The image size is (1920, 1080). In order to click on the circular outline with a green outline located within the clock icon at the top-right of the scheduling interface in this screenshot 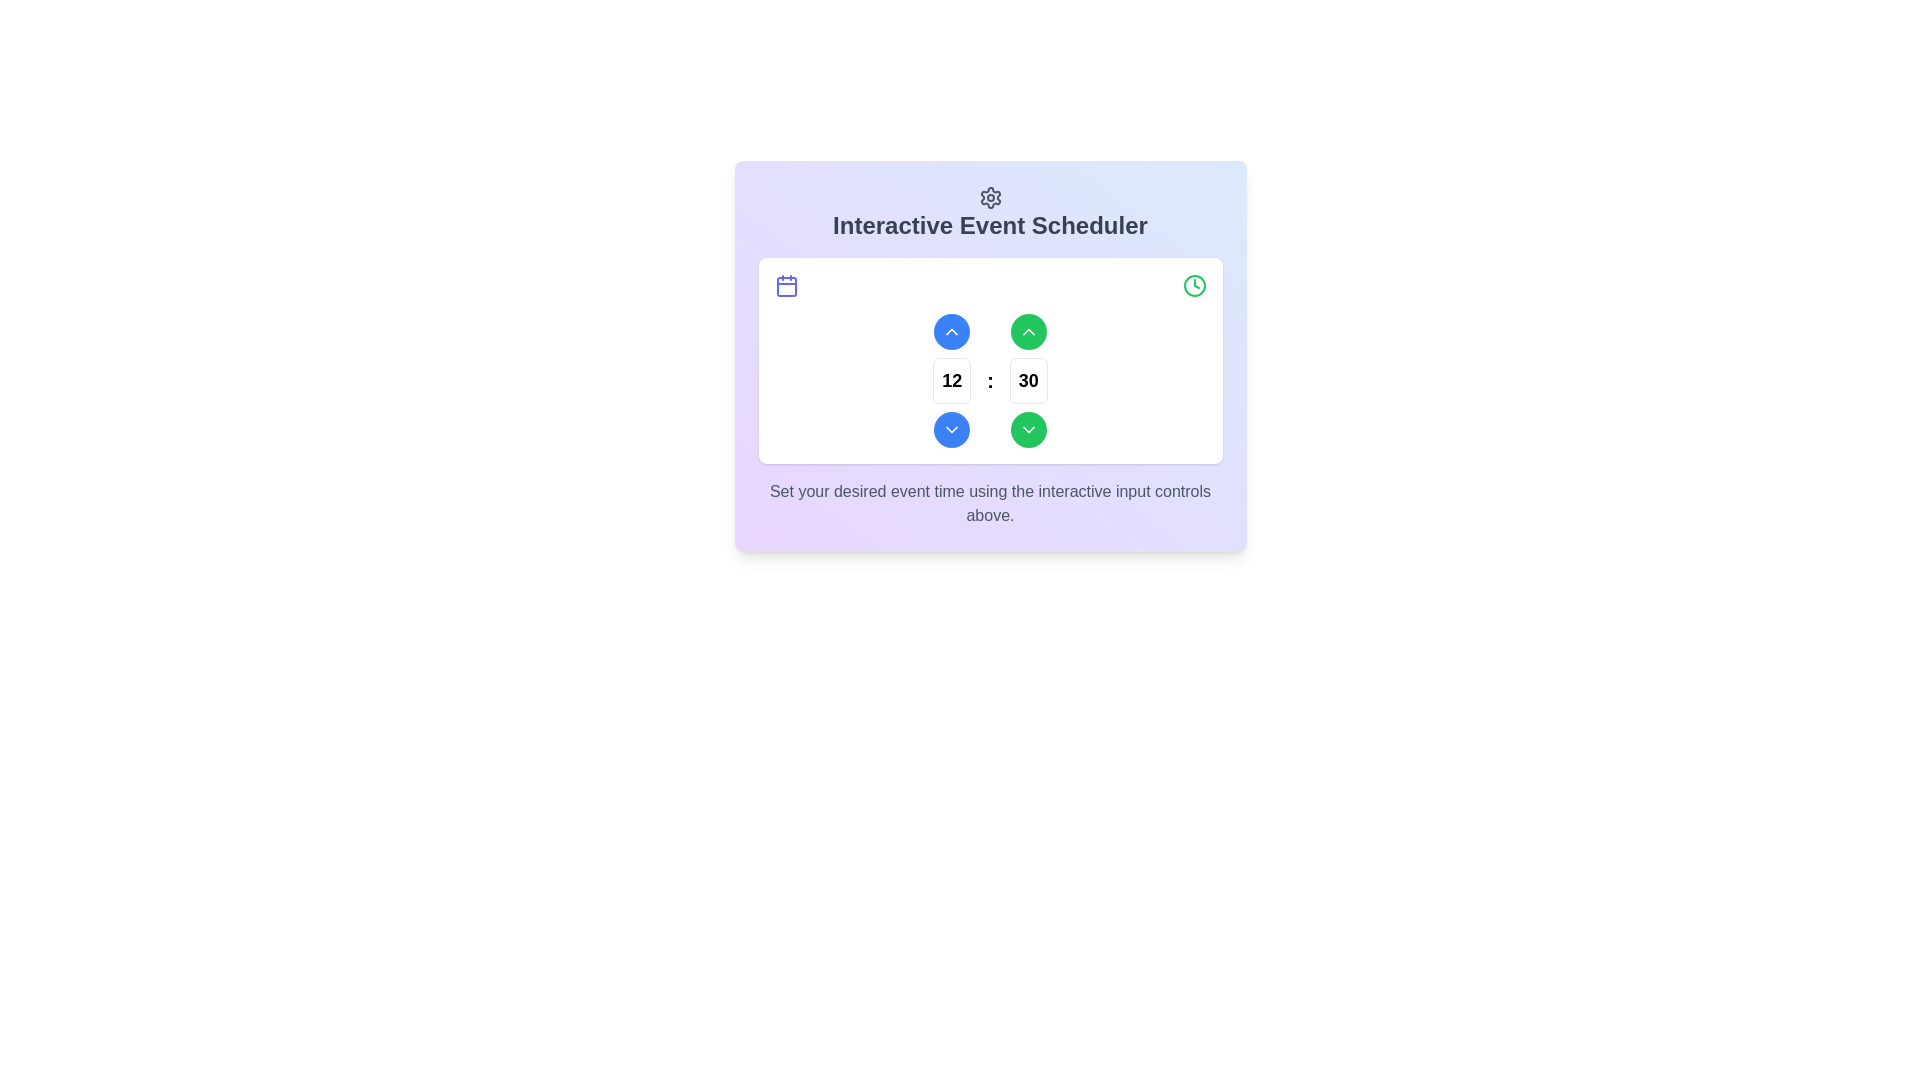, I will do `click(1194, 285)`.